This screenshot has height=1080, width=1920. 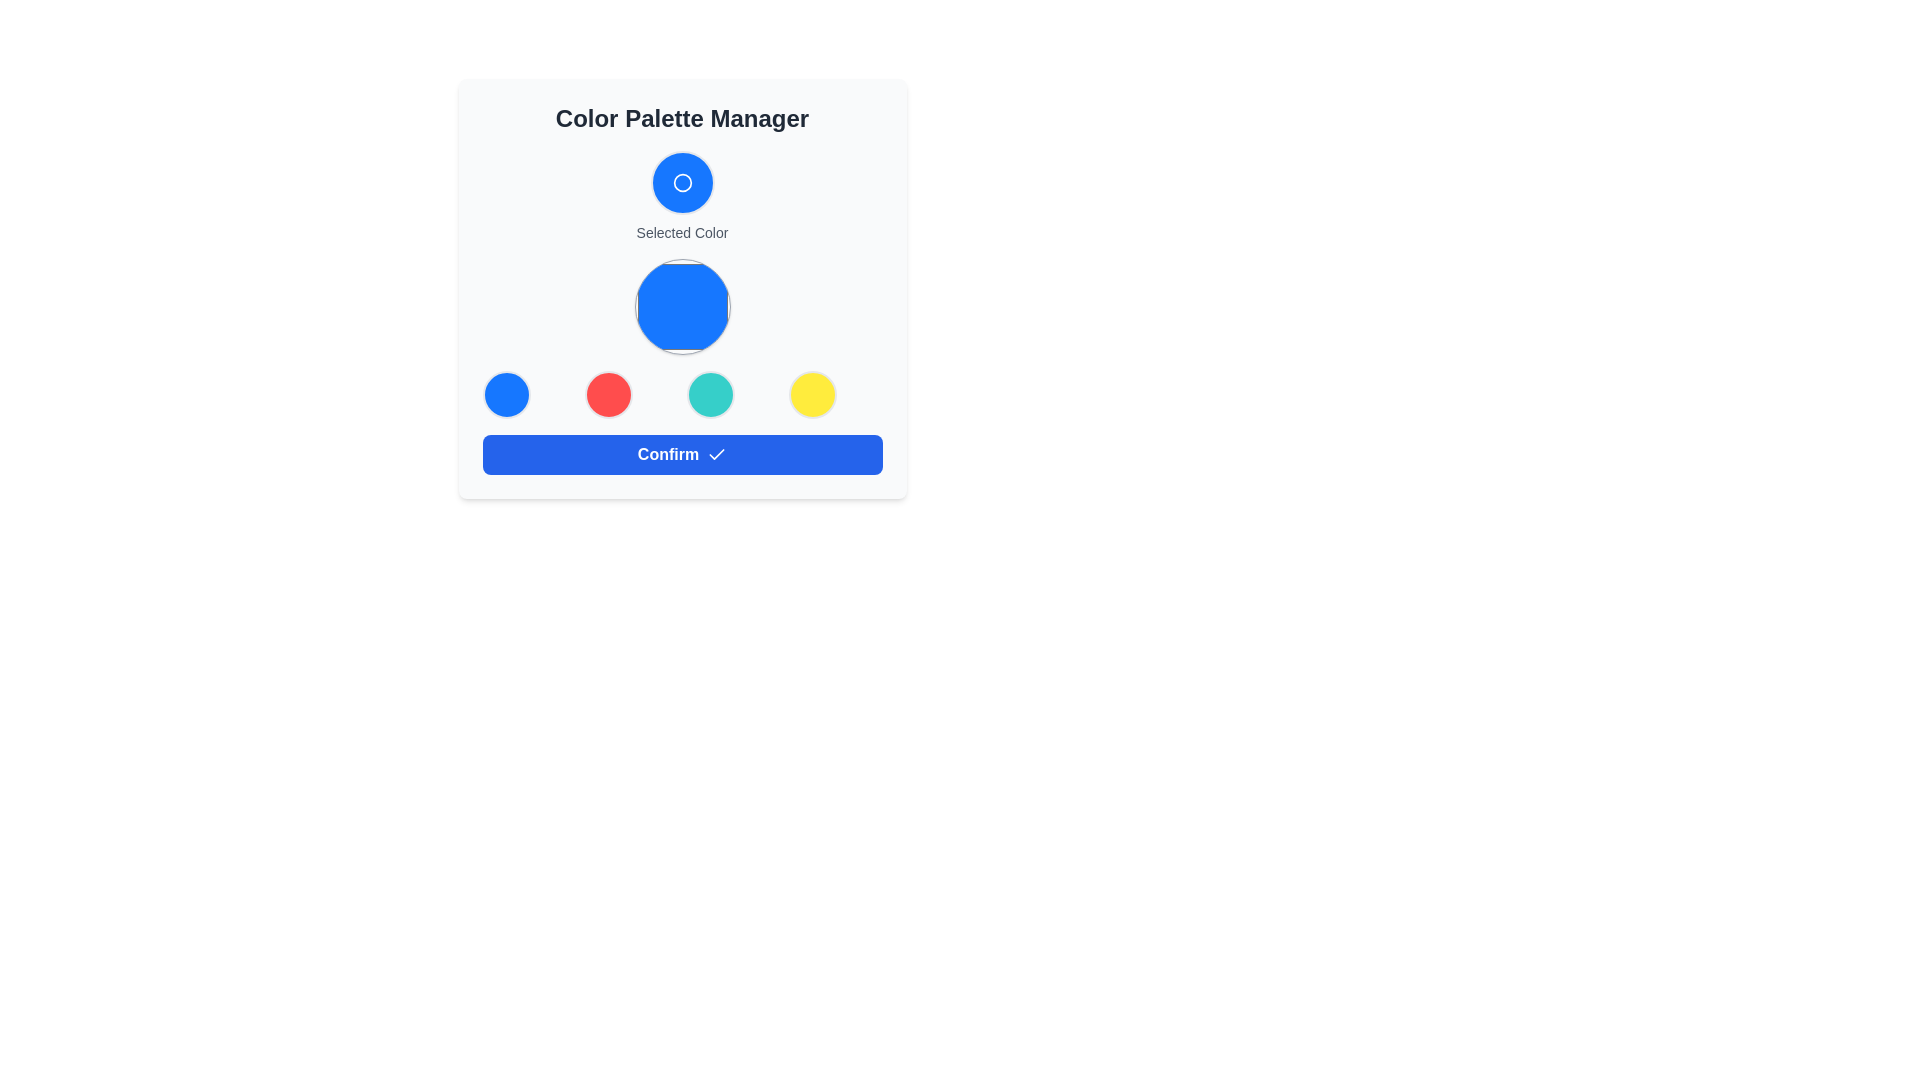 I want to click on the blue circular Display Panel with a white border and a smaller white circle in its center that is positioned above the 'Selected Color' label, so click(x=682, y=196).